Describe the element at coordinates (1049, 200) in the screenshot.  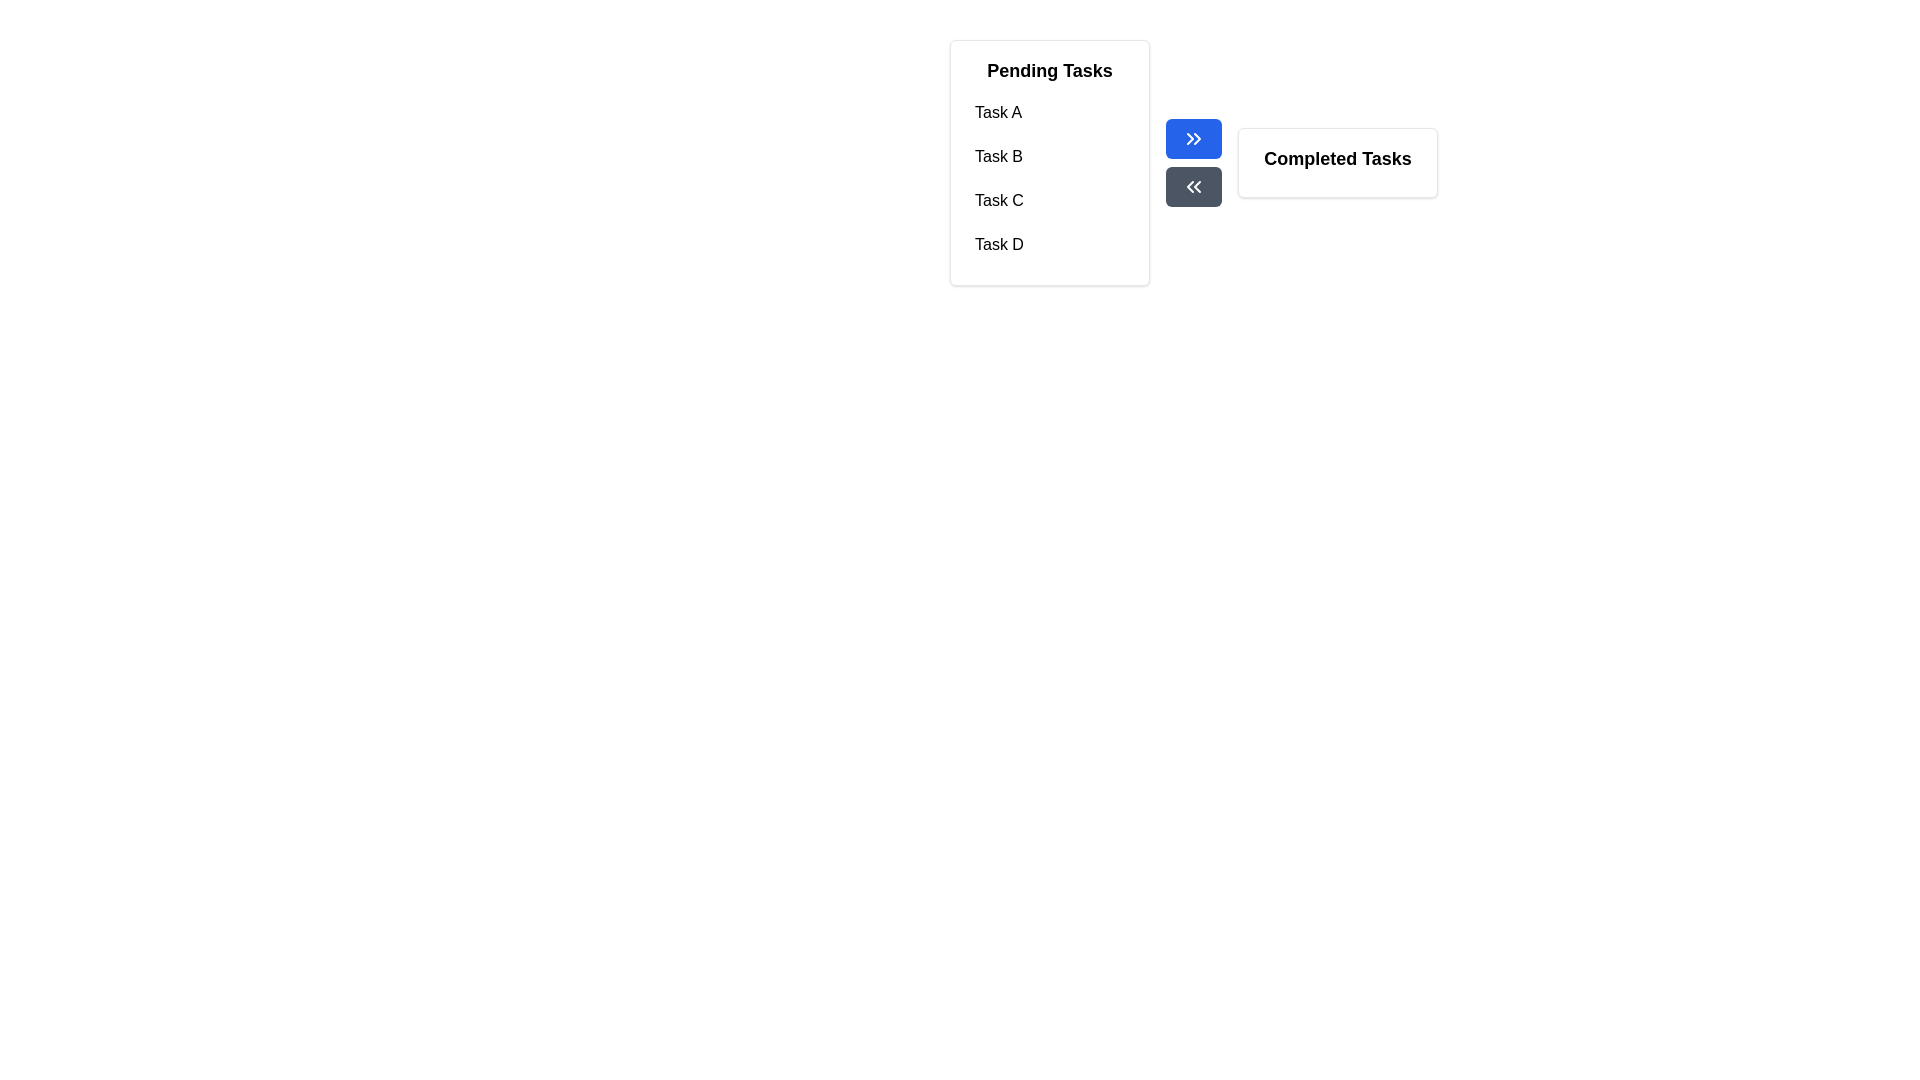
I see `the 'Task C' list item, which is the third item in the vertical list under 'Pending Tasks'` at that location.